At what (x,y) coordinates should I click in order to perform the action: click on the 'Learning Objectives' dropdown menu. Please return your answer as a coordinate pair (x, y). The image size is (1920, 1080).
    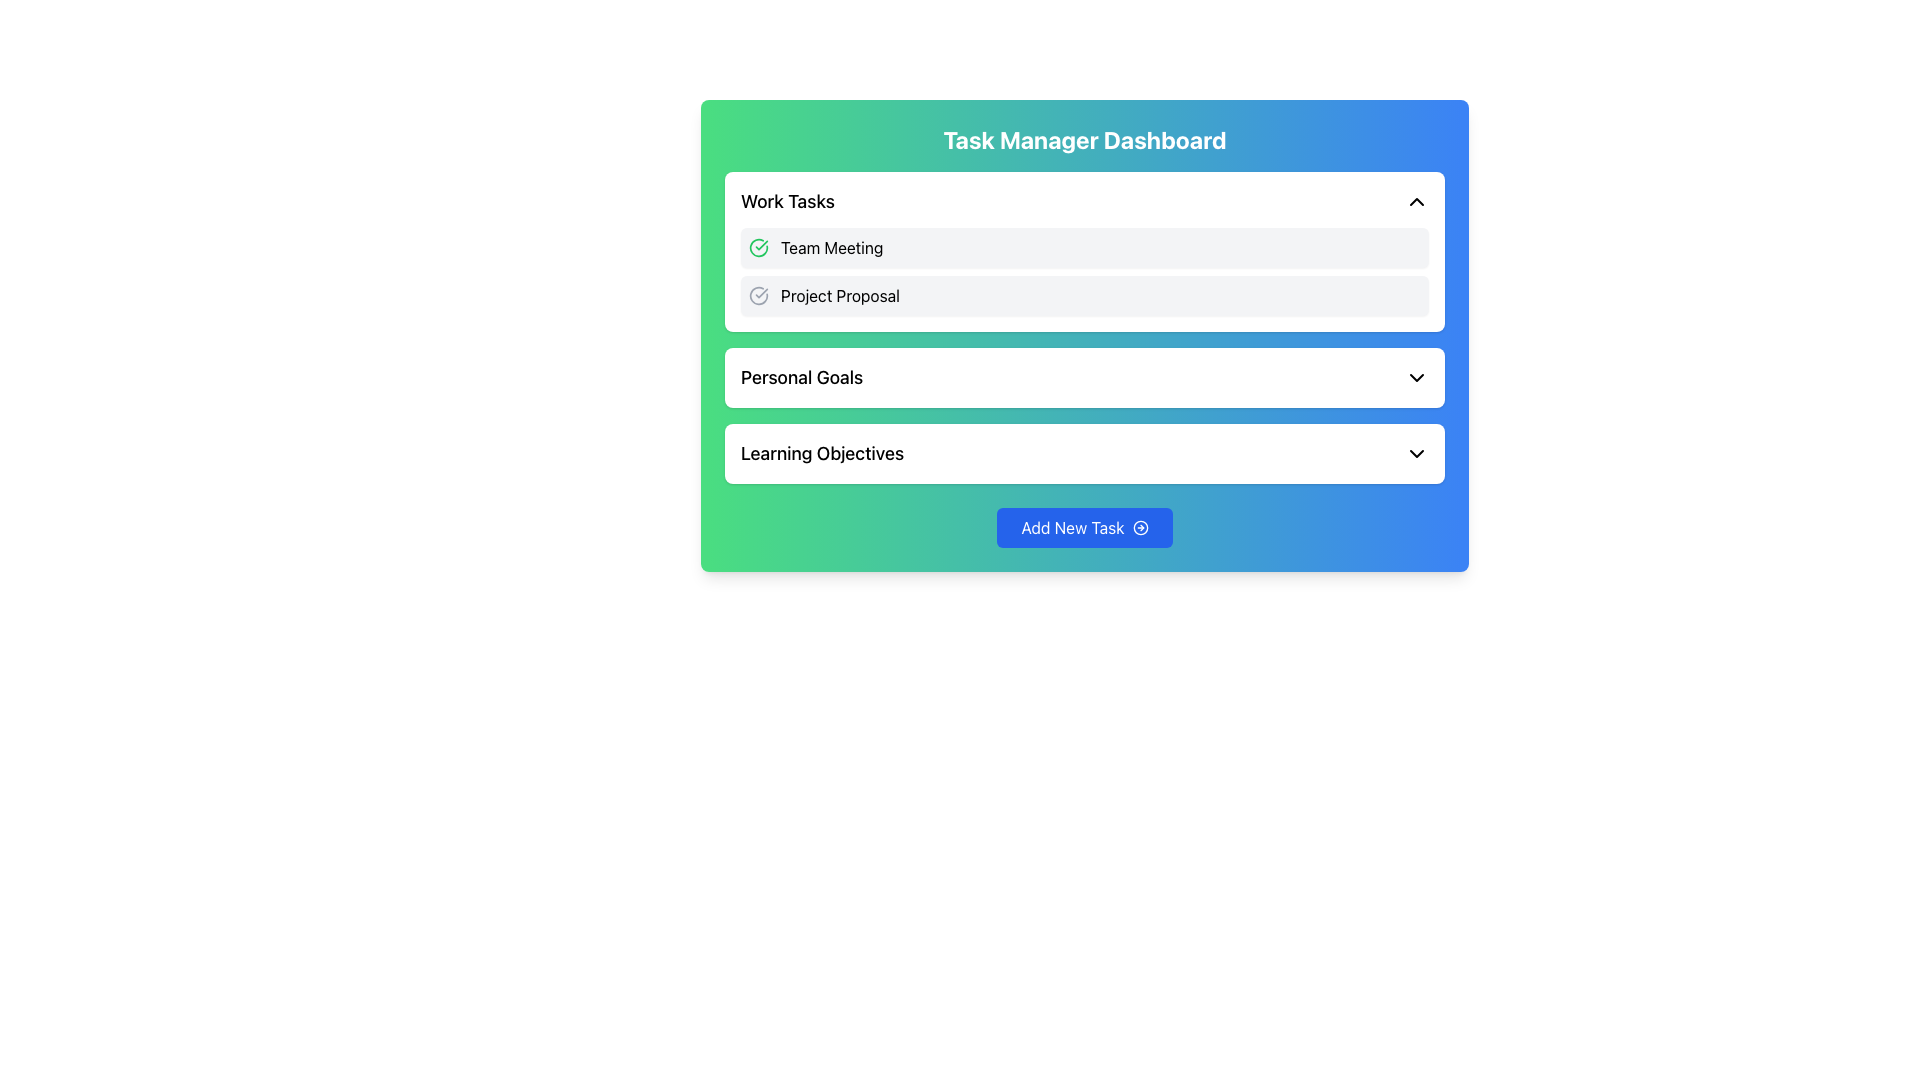
    Looking at the image, I should click on (1083, 454).